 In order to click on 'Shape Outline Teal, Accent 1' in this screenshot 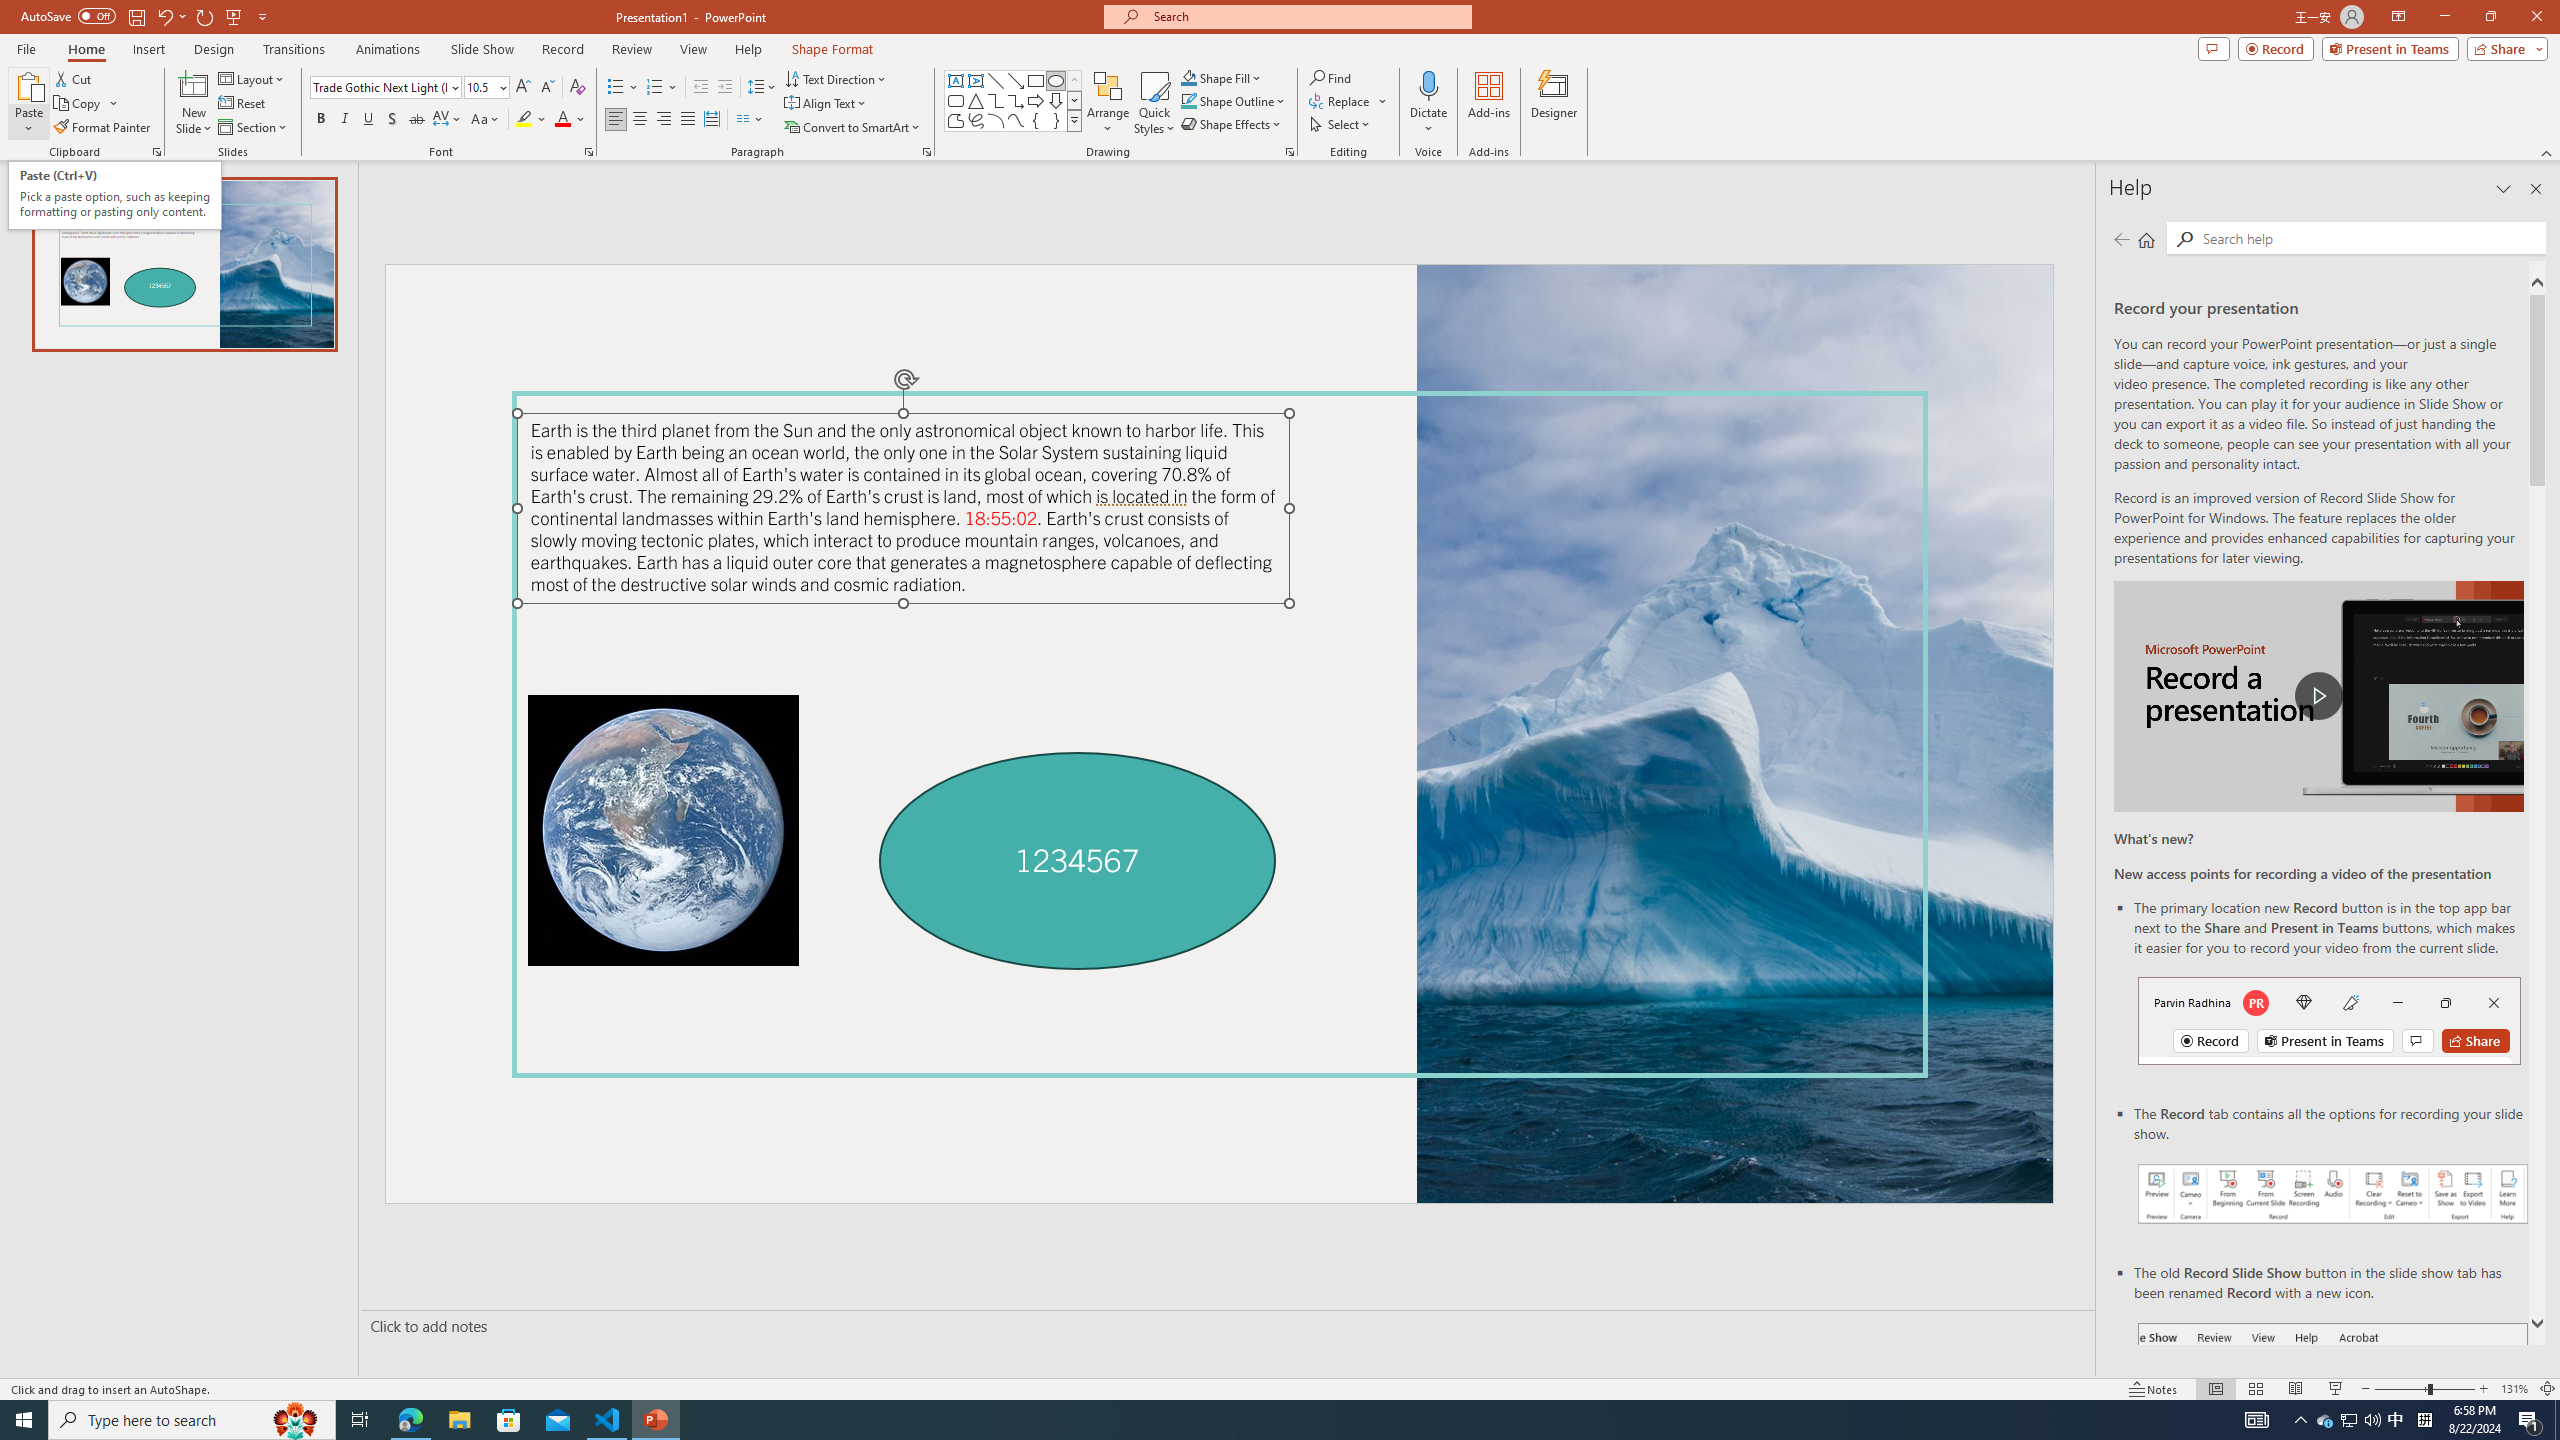, I will do `click(1189, 99)`.